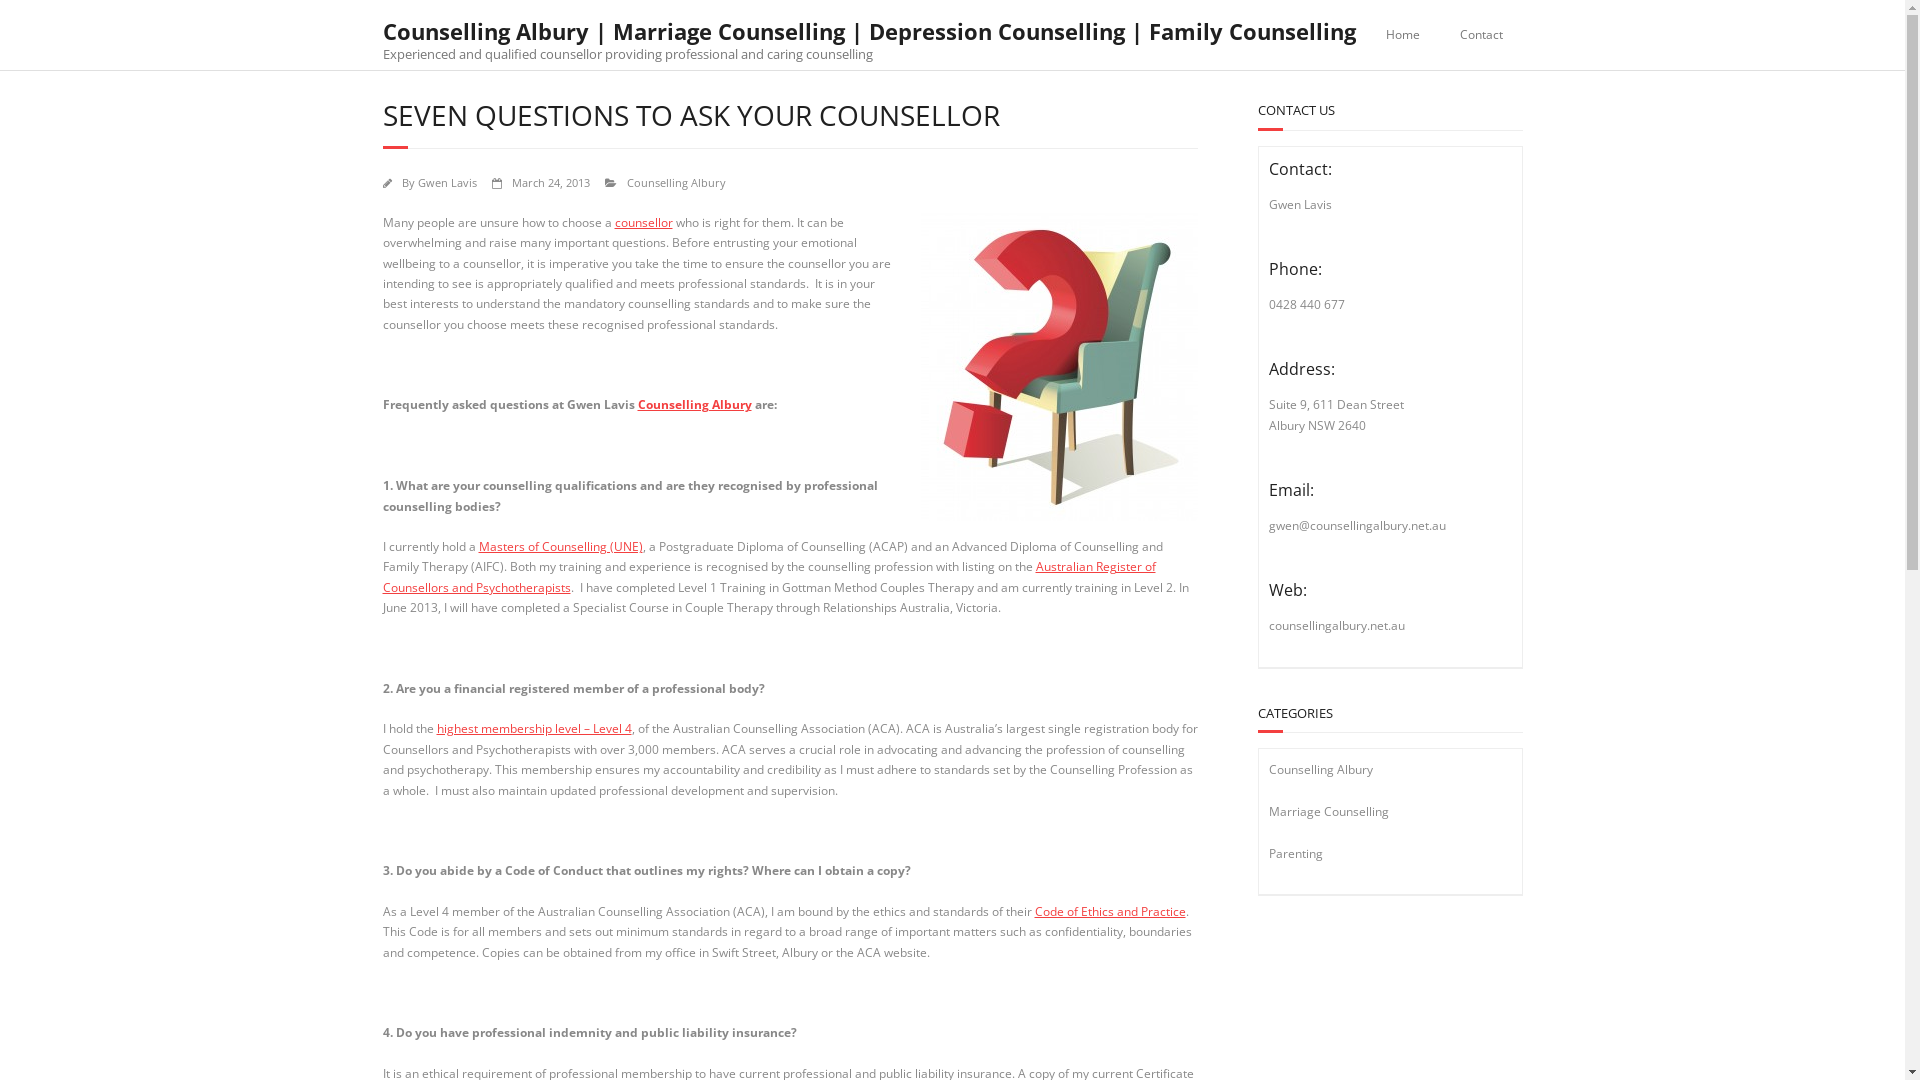 The height and width of the screenshot is (1080, 1920). I want to click on 'Marriage Counselling', so click(1328, 811).